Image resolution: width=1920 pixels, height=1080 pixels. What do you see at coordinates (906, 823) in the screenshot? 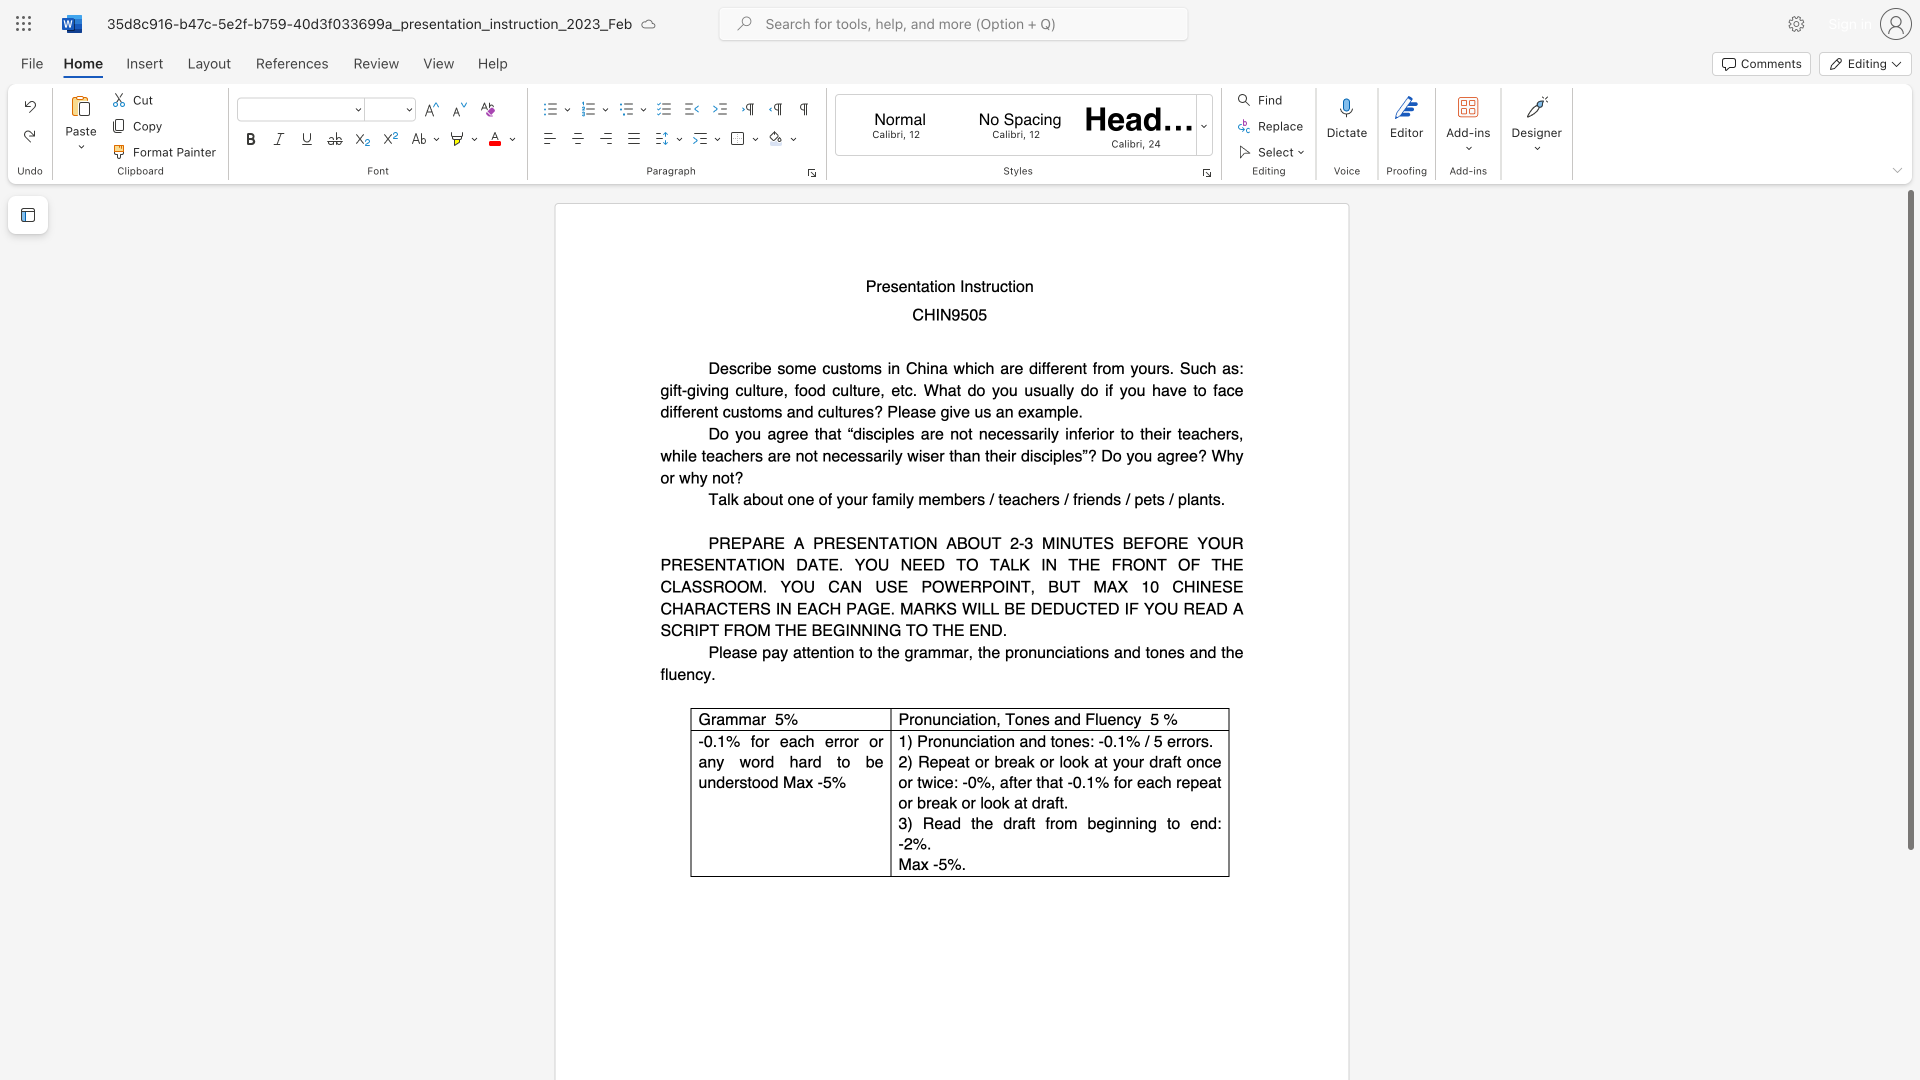
I see `the subset text ") Read the draf" within the text "3) Read the draft from beginning to end: -2%."` at bounding box center [906, 823].